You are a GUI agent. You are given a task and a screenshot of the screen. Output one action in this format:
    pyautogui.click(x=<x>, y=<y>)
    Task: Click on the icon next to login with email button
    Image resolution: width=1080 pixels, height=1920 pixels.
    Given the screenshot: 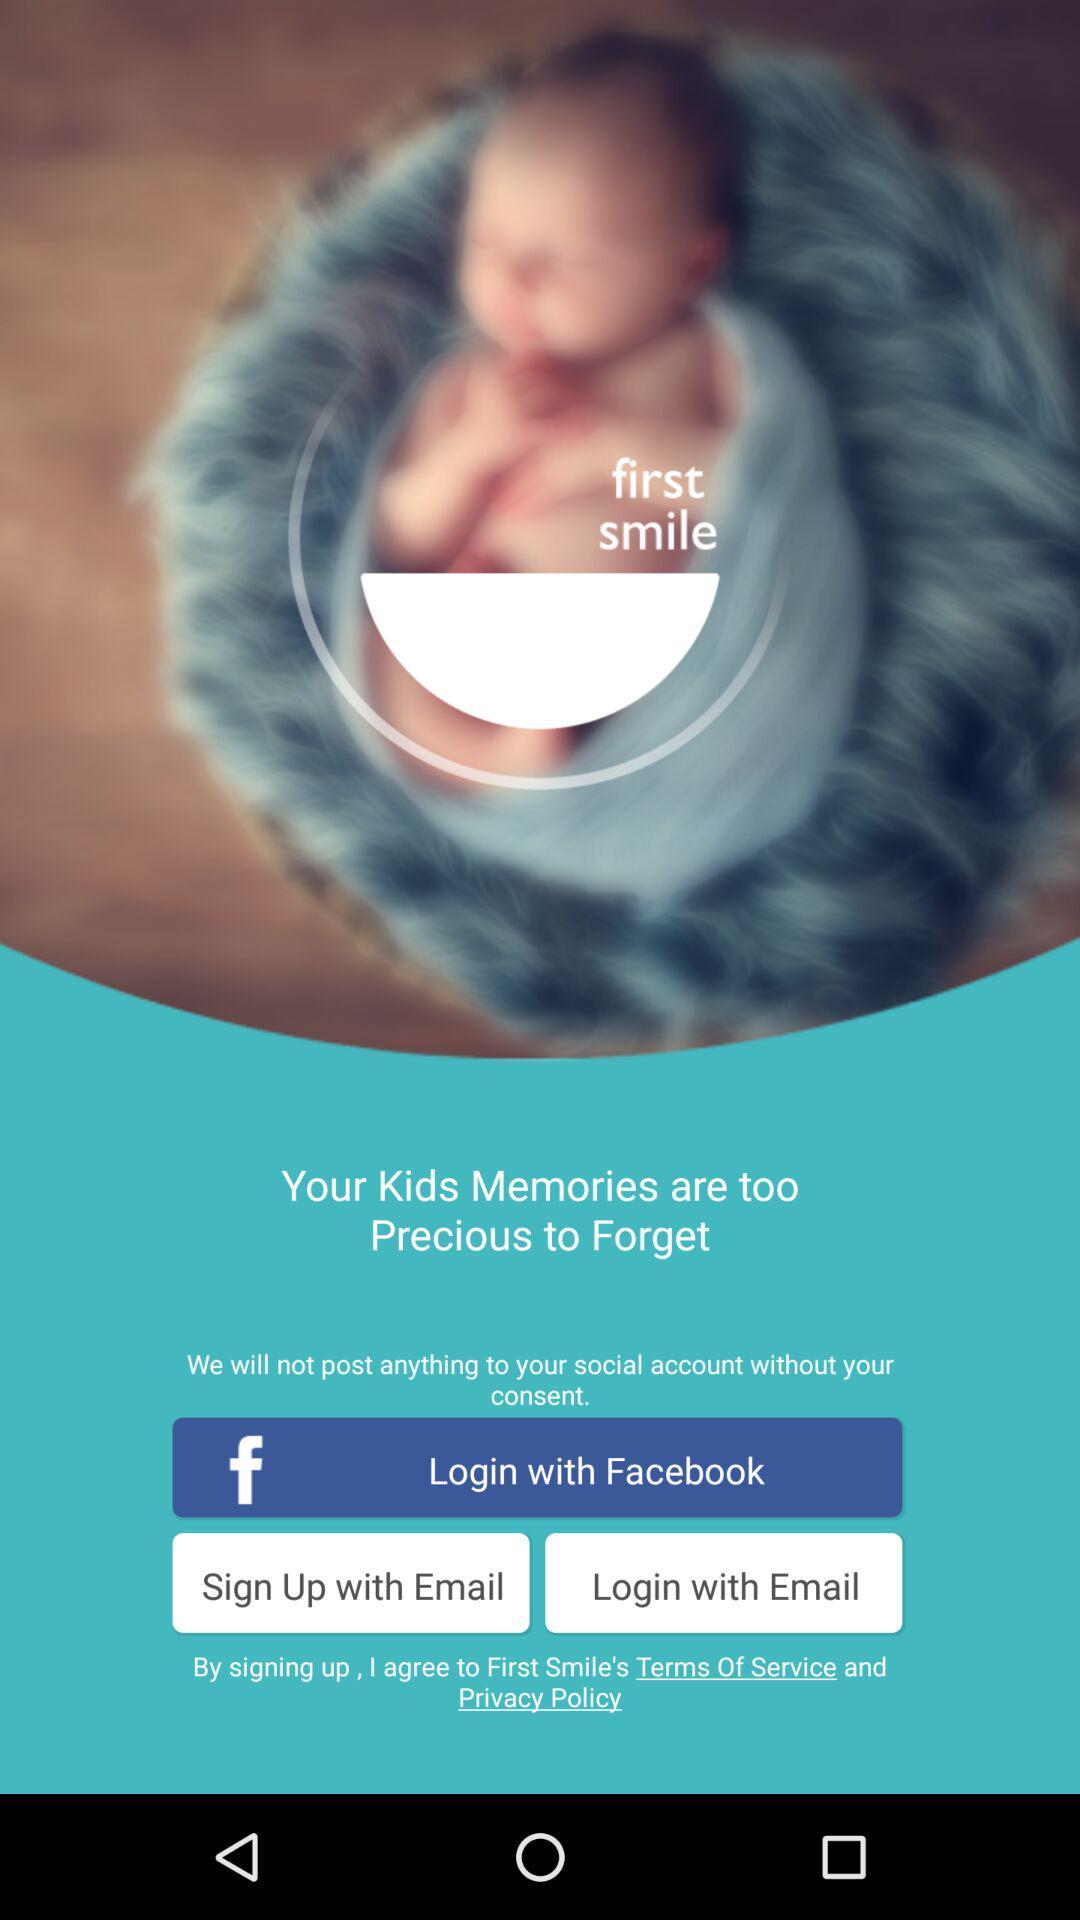 What is the action you would take?
    pyautogui.click(x=352, y=1584)
    